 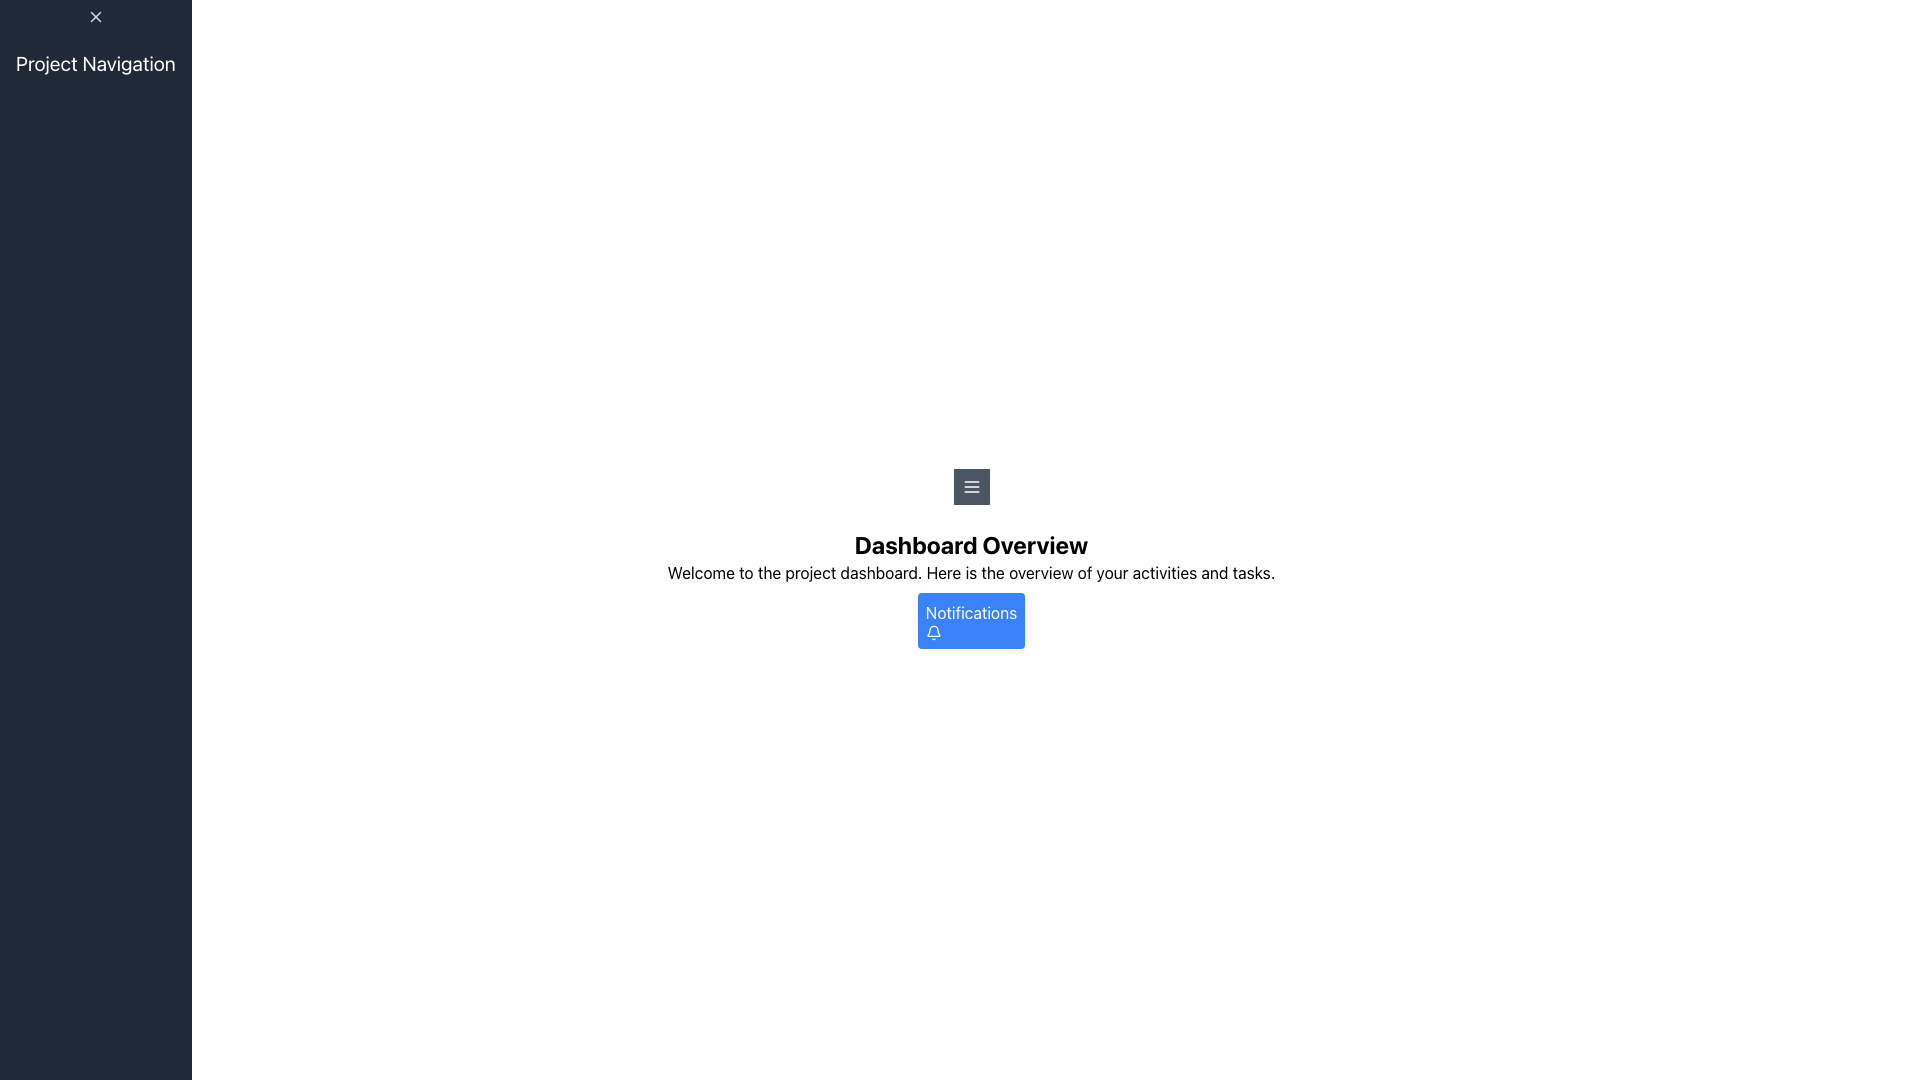 What do you see at coordinates (971, 486) in the screenshot?
I see `the square button with a dark gray background and white horizontal lines icon, styled as a hamburger menu` at bounding box center [971, 486].